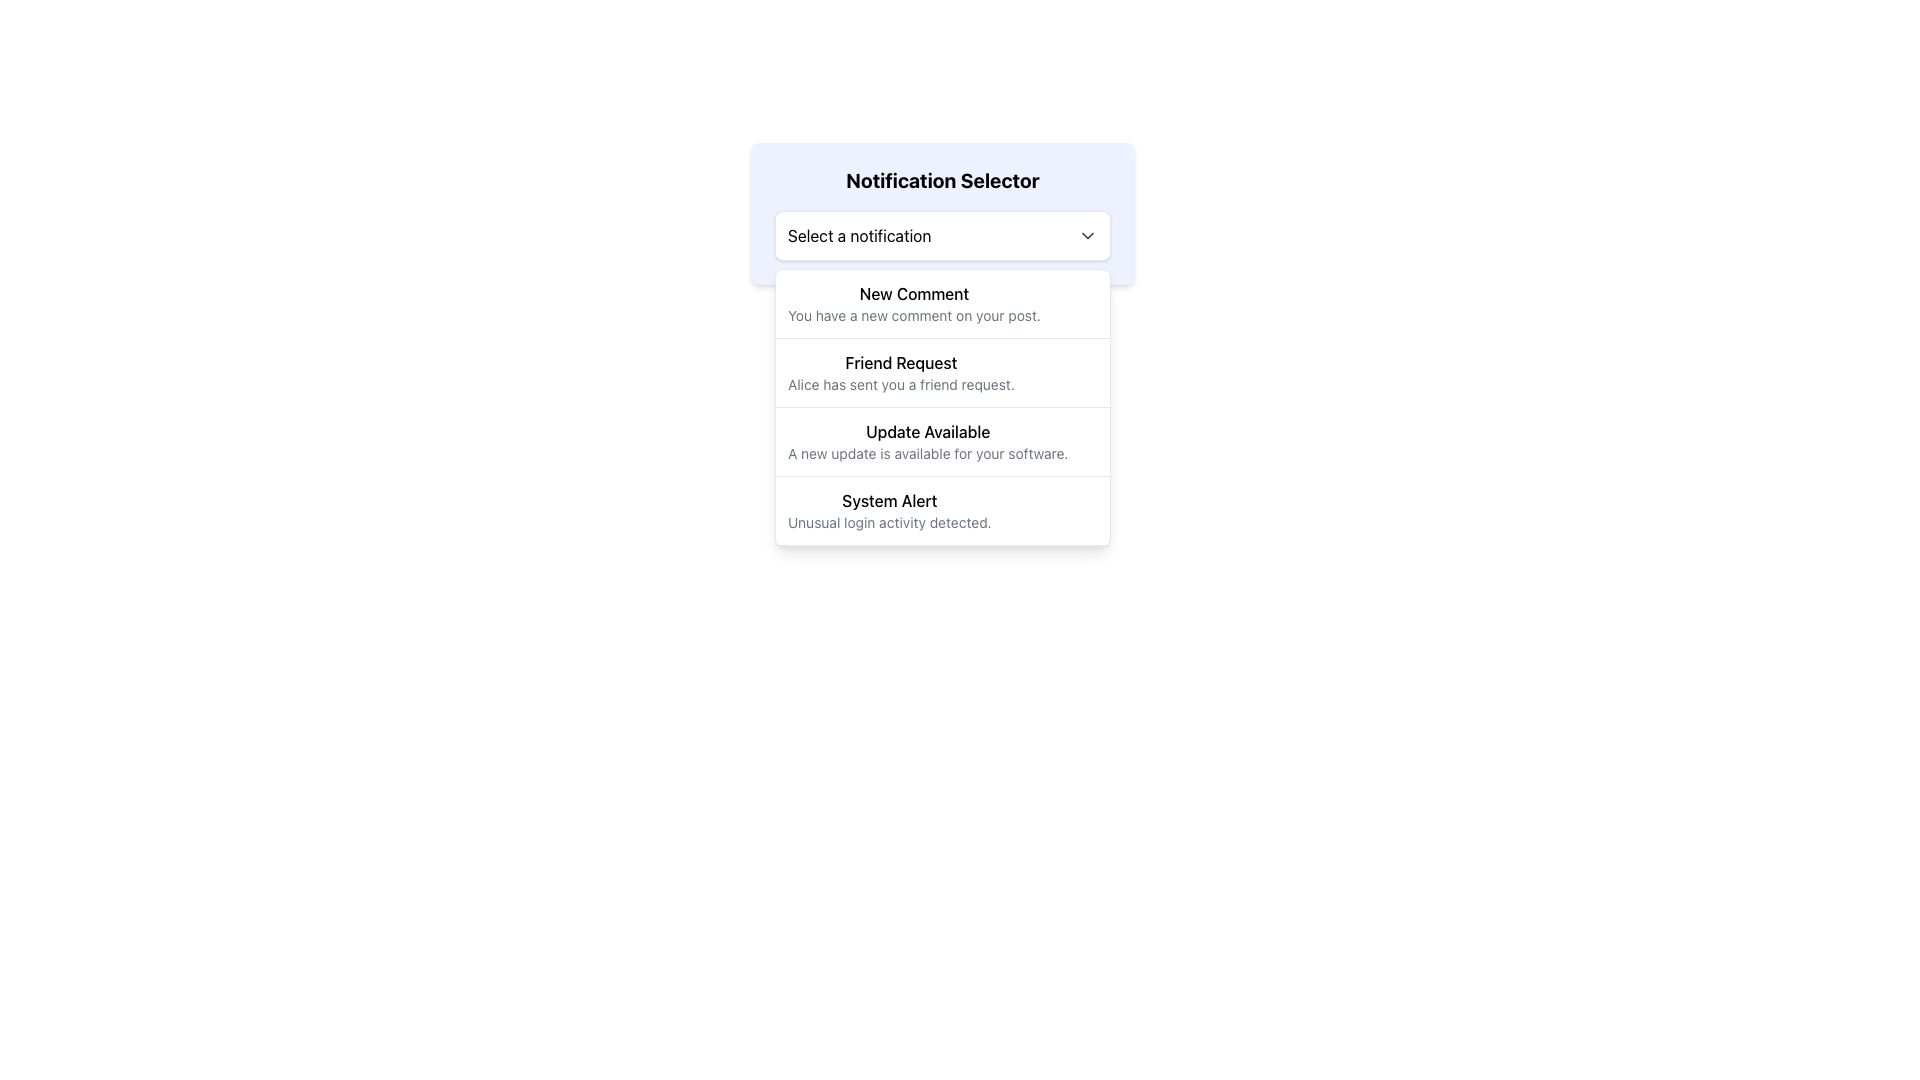  Describe the element at coordinates (1087, 234) in the screenshot. I see `the downward-facing chevron icon located in the top-right corner of the 'Select a notification' dropdown input box to trigger potential hover effects` at that location.